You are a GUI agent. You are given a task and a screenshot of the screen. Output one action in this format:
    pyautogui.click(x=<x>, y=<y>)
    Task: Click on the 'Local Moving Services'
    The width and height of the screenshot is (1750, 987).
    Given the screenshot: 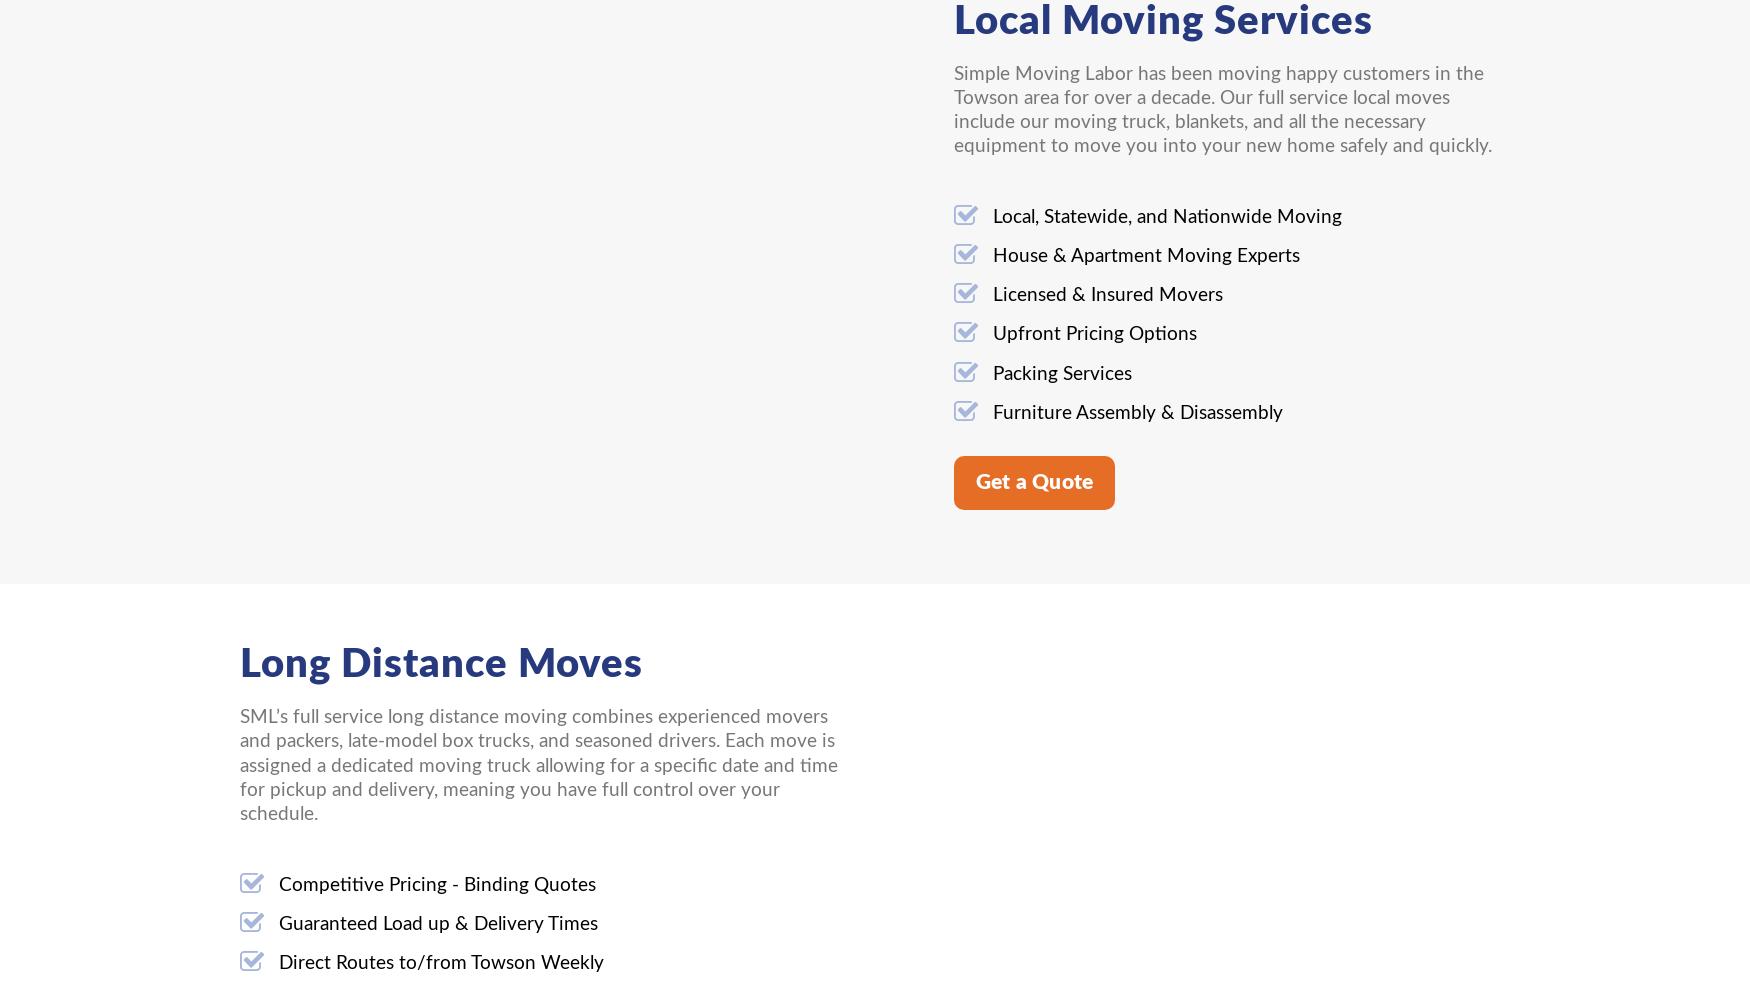 What is the action you would take?
    pyautogui.click(x=1162, y=20)
    